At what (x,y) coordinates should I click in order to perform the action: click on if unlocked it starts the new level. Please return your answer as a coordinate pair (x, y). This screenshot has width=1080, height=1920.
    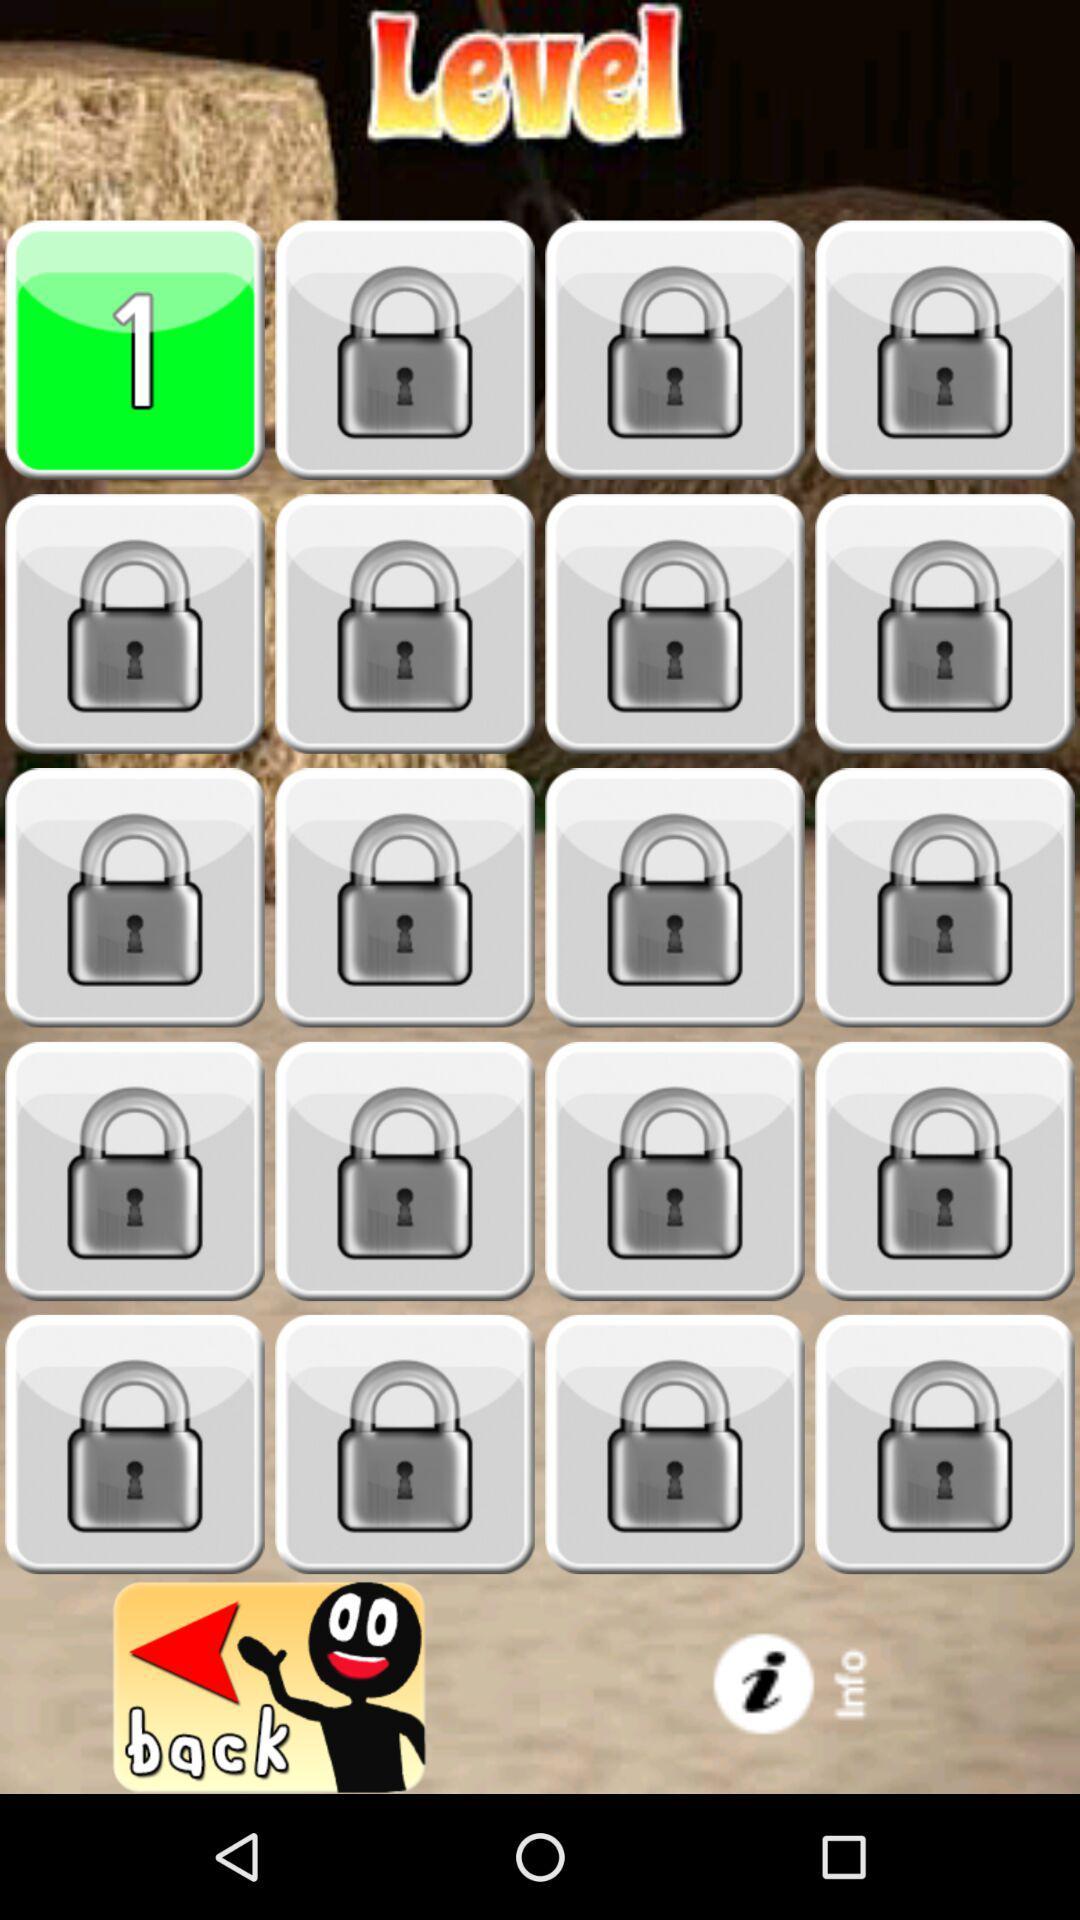
    Looking at the image, I should click on (135, 1444).